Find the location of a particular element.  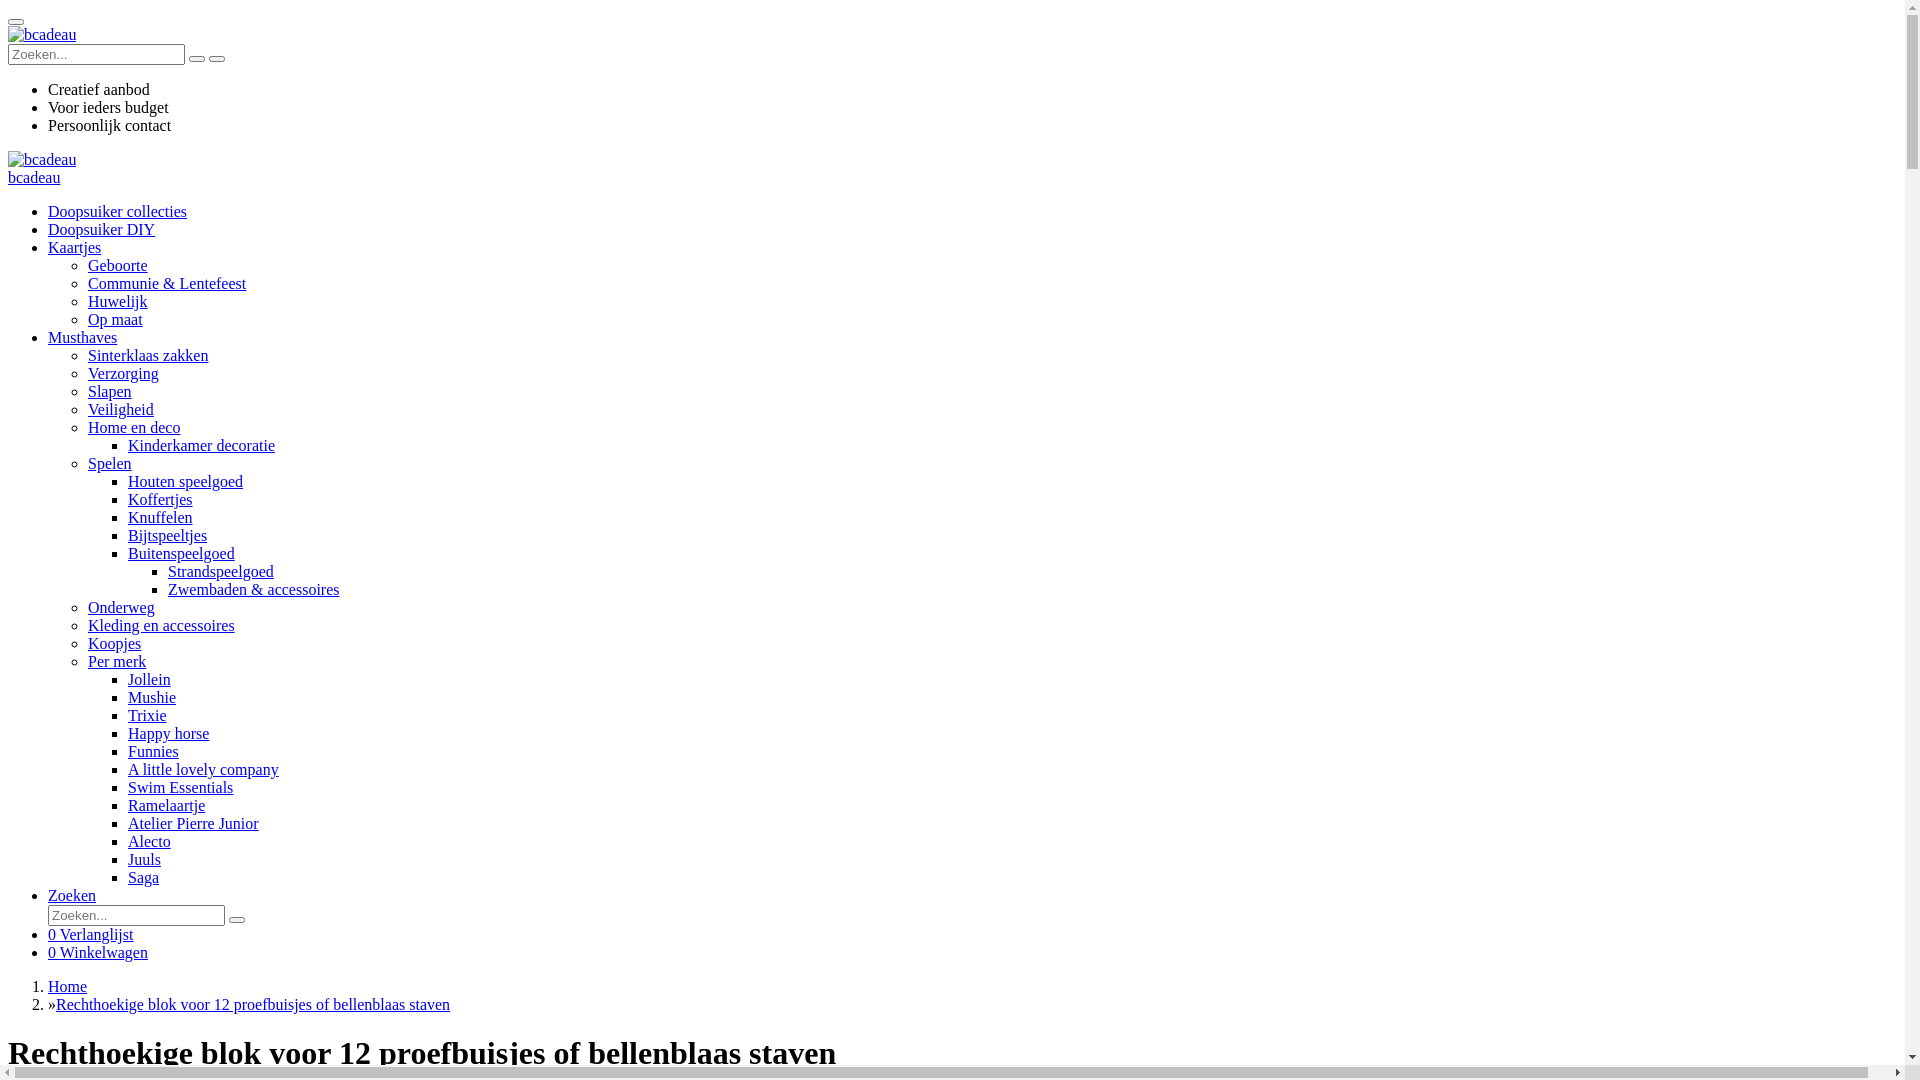

'Per merk' is located at coordinates (86, 661).